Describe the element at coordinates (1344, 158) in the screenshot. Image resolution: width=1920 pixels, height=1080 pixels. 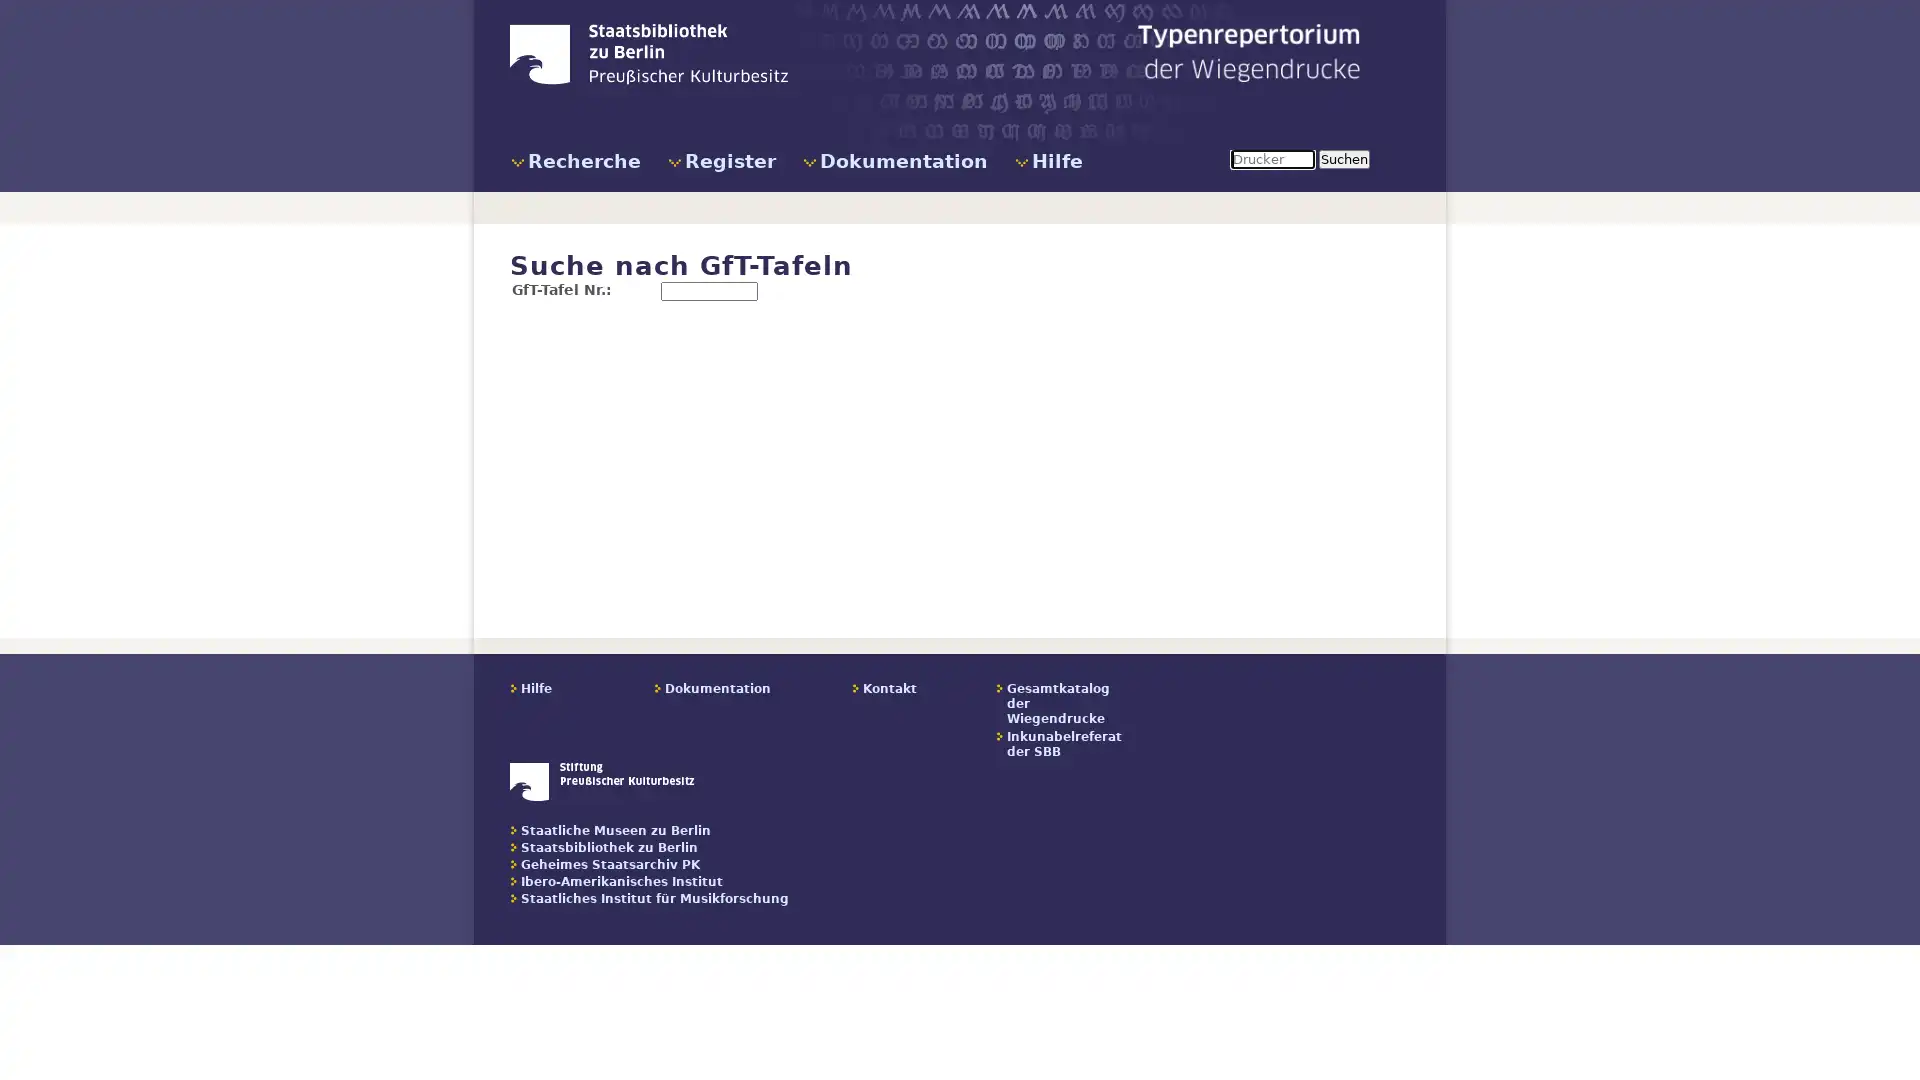
I see `Suchen` at that location.